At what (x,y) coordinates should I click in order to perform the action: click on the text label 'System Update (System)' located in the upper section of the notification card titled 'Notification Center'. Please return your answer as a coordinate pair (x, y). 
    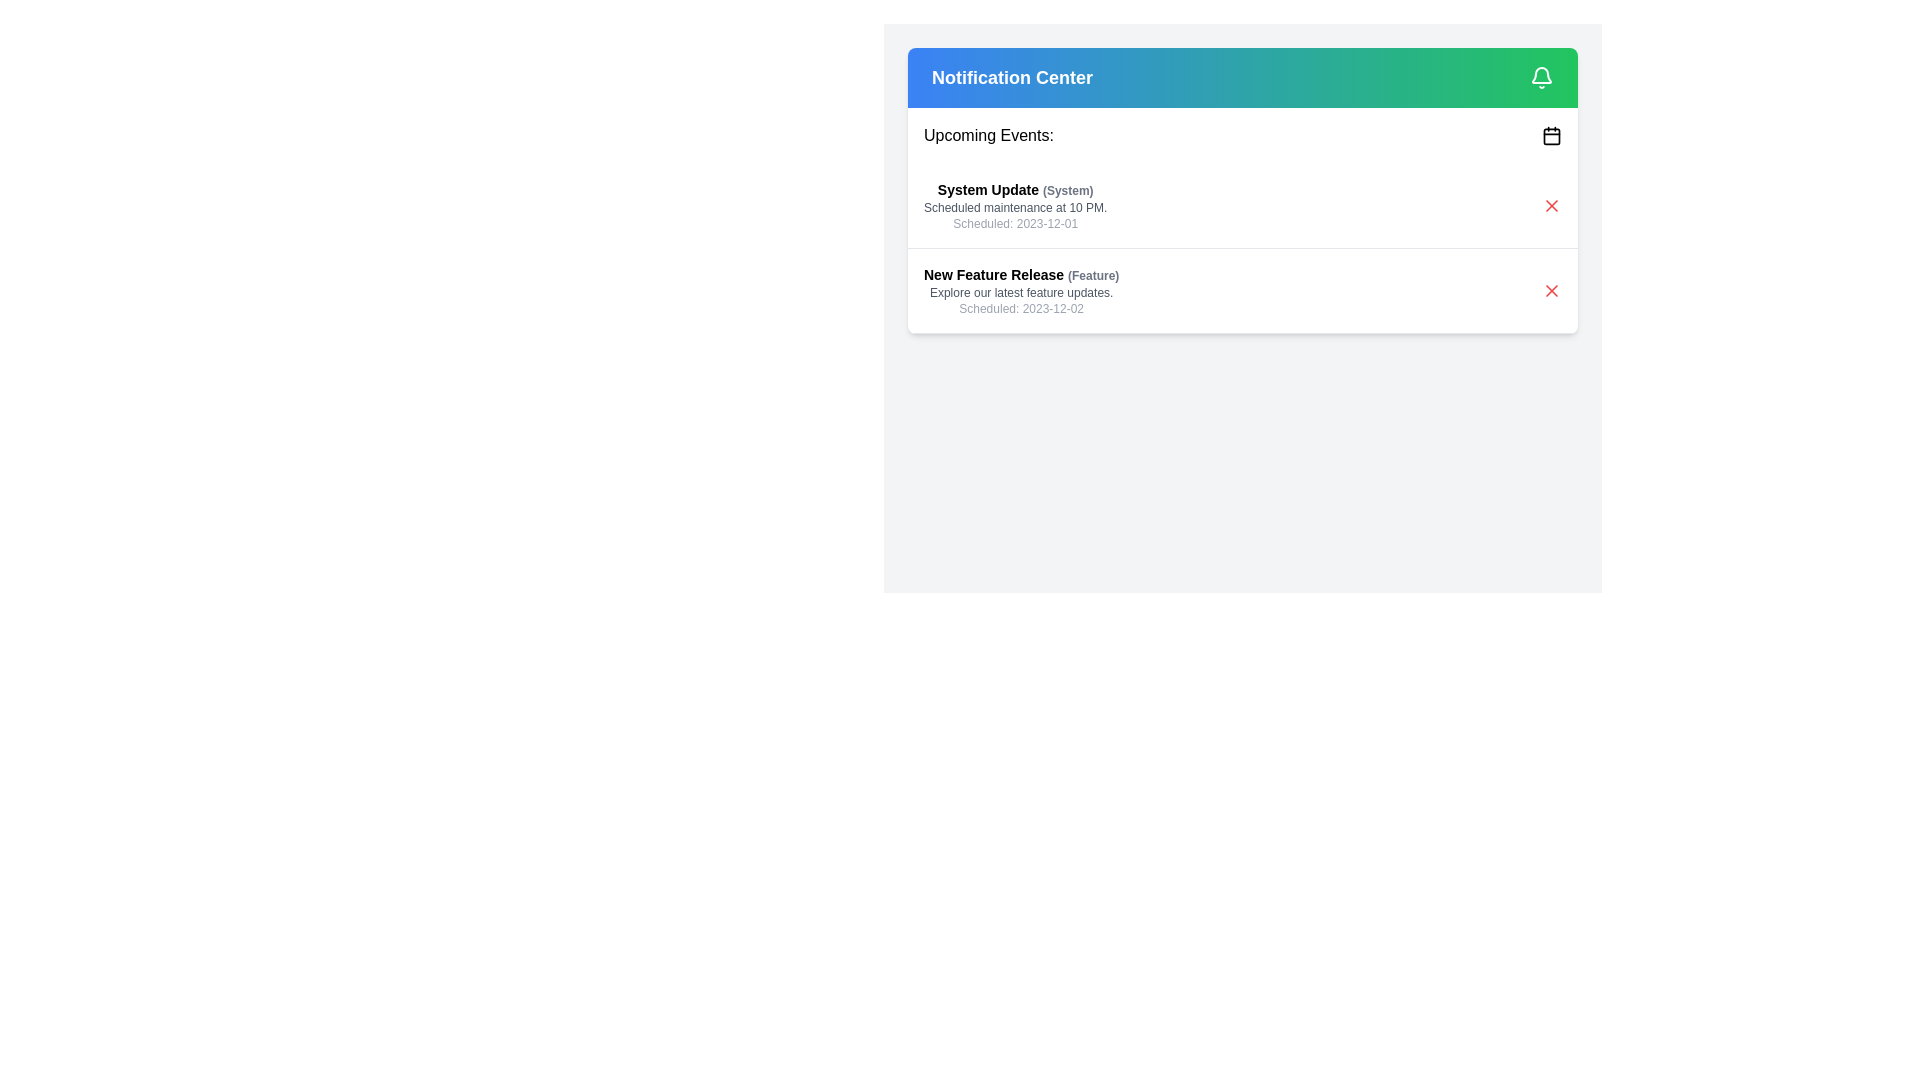
    Looking at the image, I should click on (1015, 189).